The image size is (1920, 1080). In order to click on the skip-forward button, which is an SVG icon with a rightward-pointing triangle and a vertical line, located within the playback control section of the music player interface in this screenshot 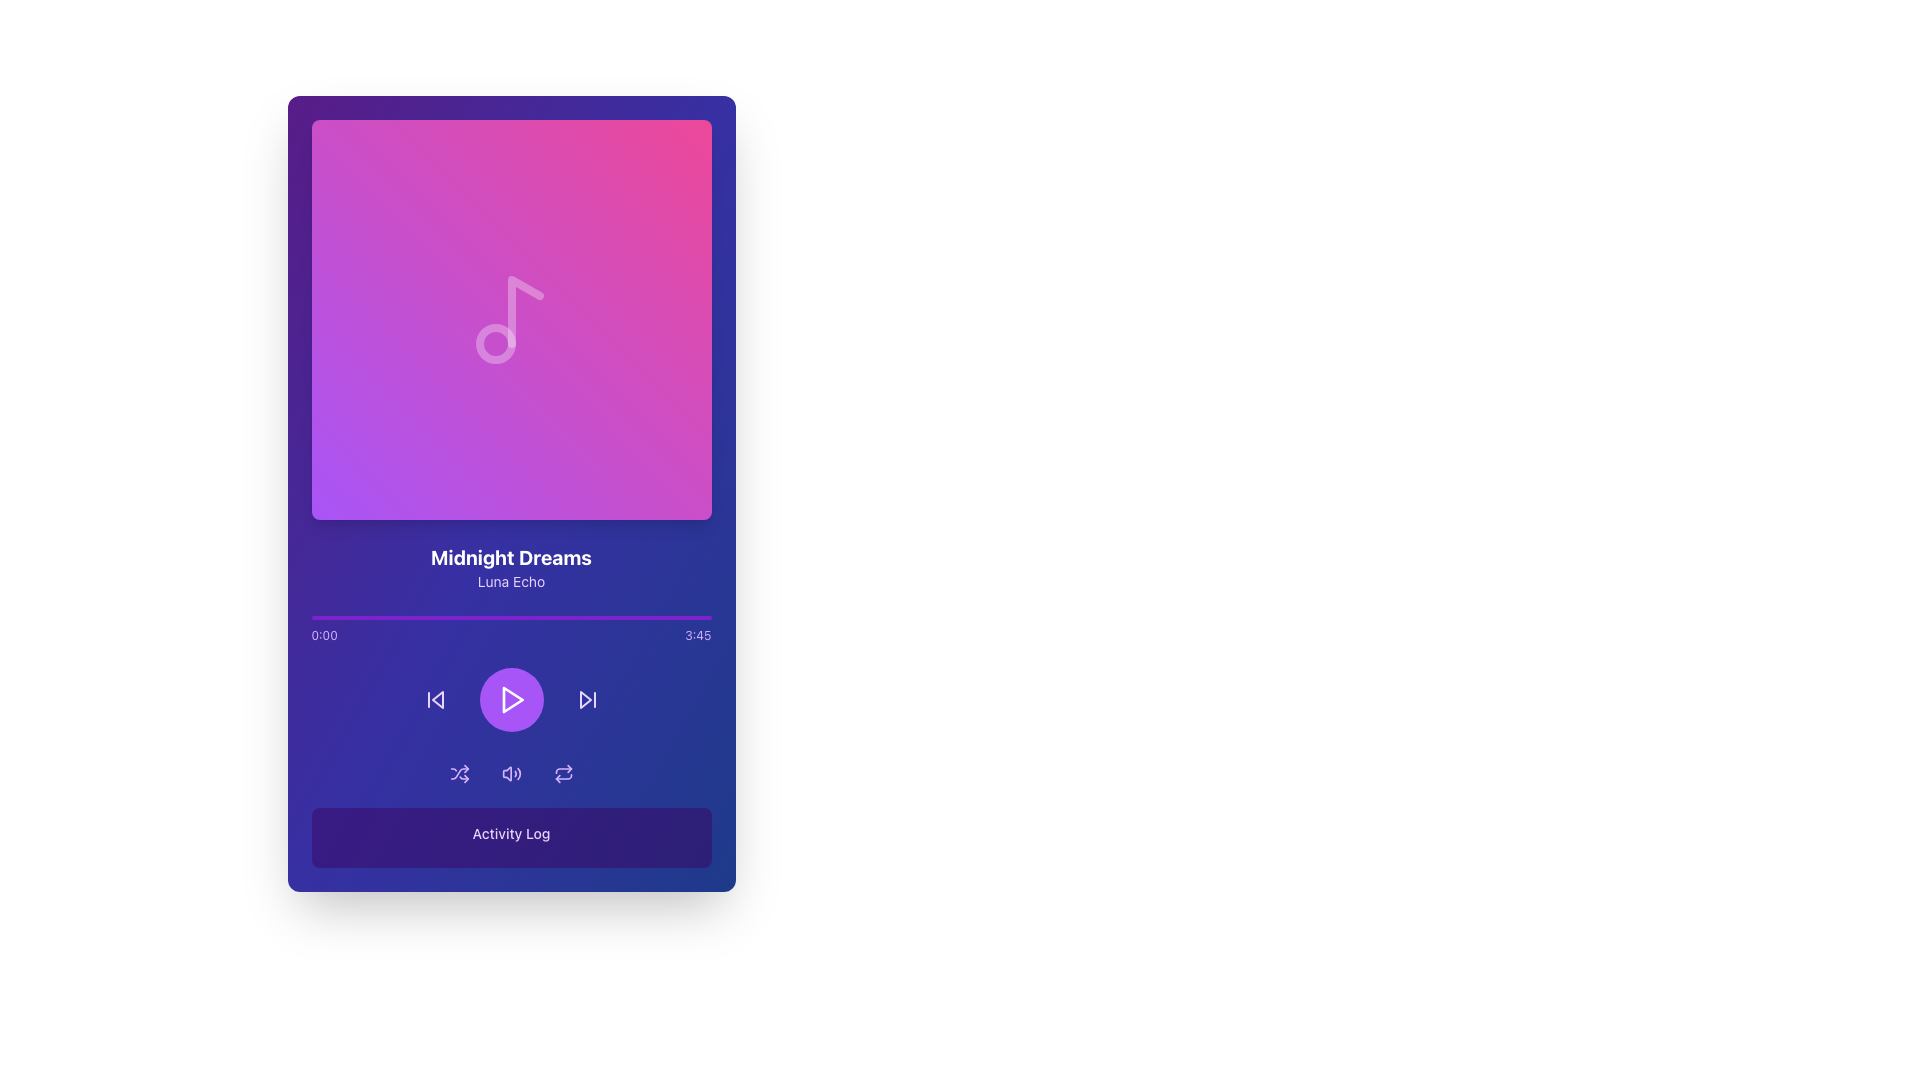, I will do `click(586, 698)`.